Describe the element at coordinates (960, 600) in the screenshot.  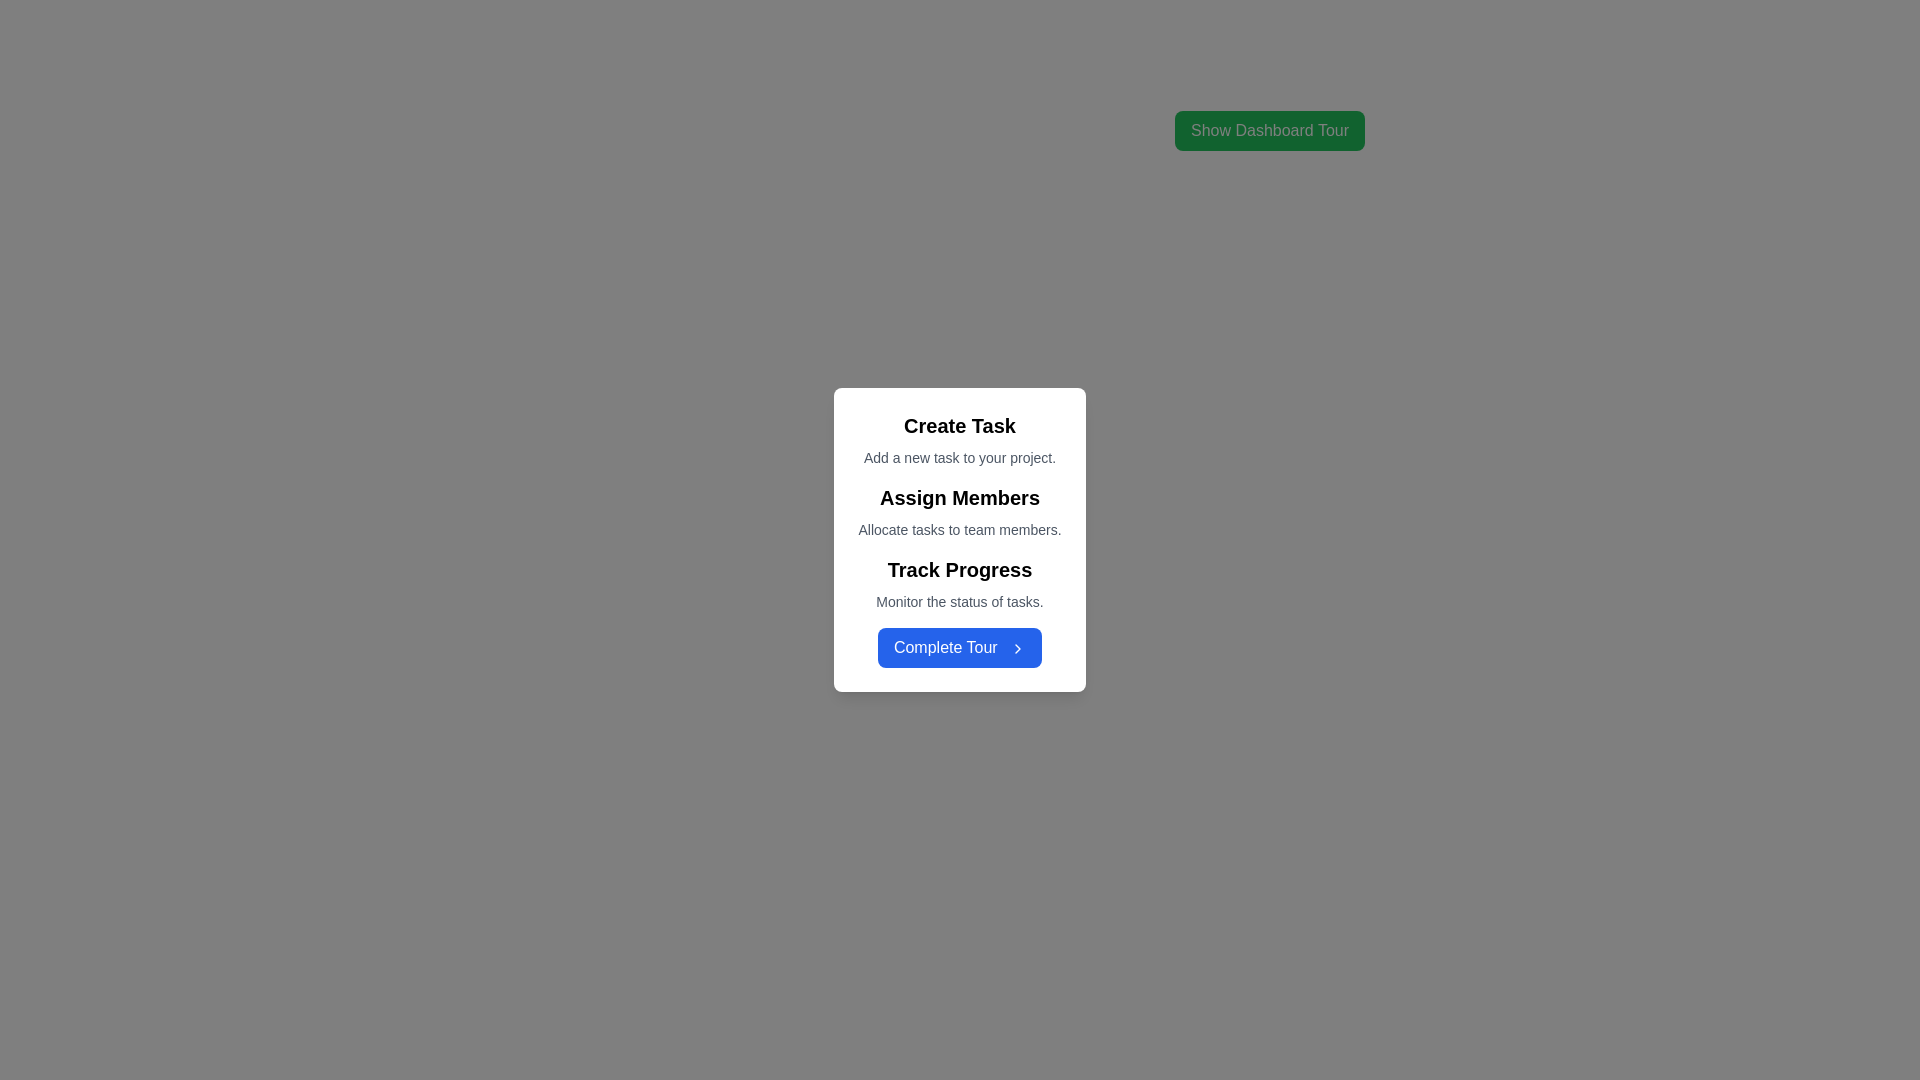
I see `the text label displaying 'Monitor the status of tasks.' which is styled in gray and located directly below the header 'Track Progress'` at that location.